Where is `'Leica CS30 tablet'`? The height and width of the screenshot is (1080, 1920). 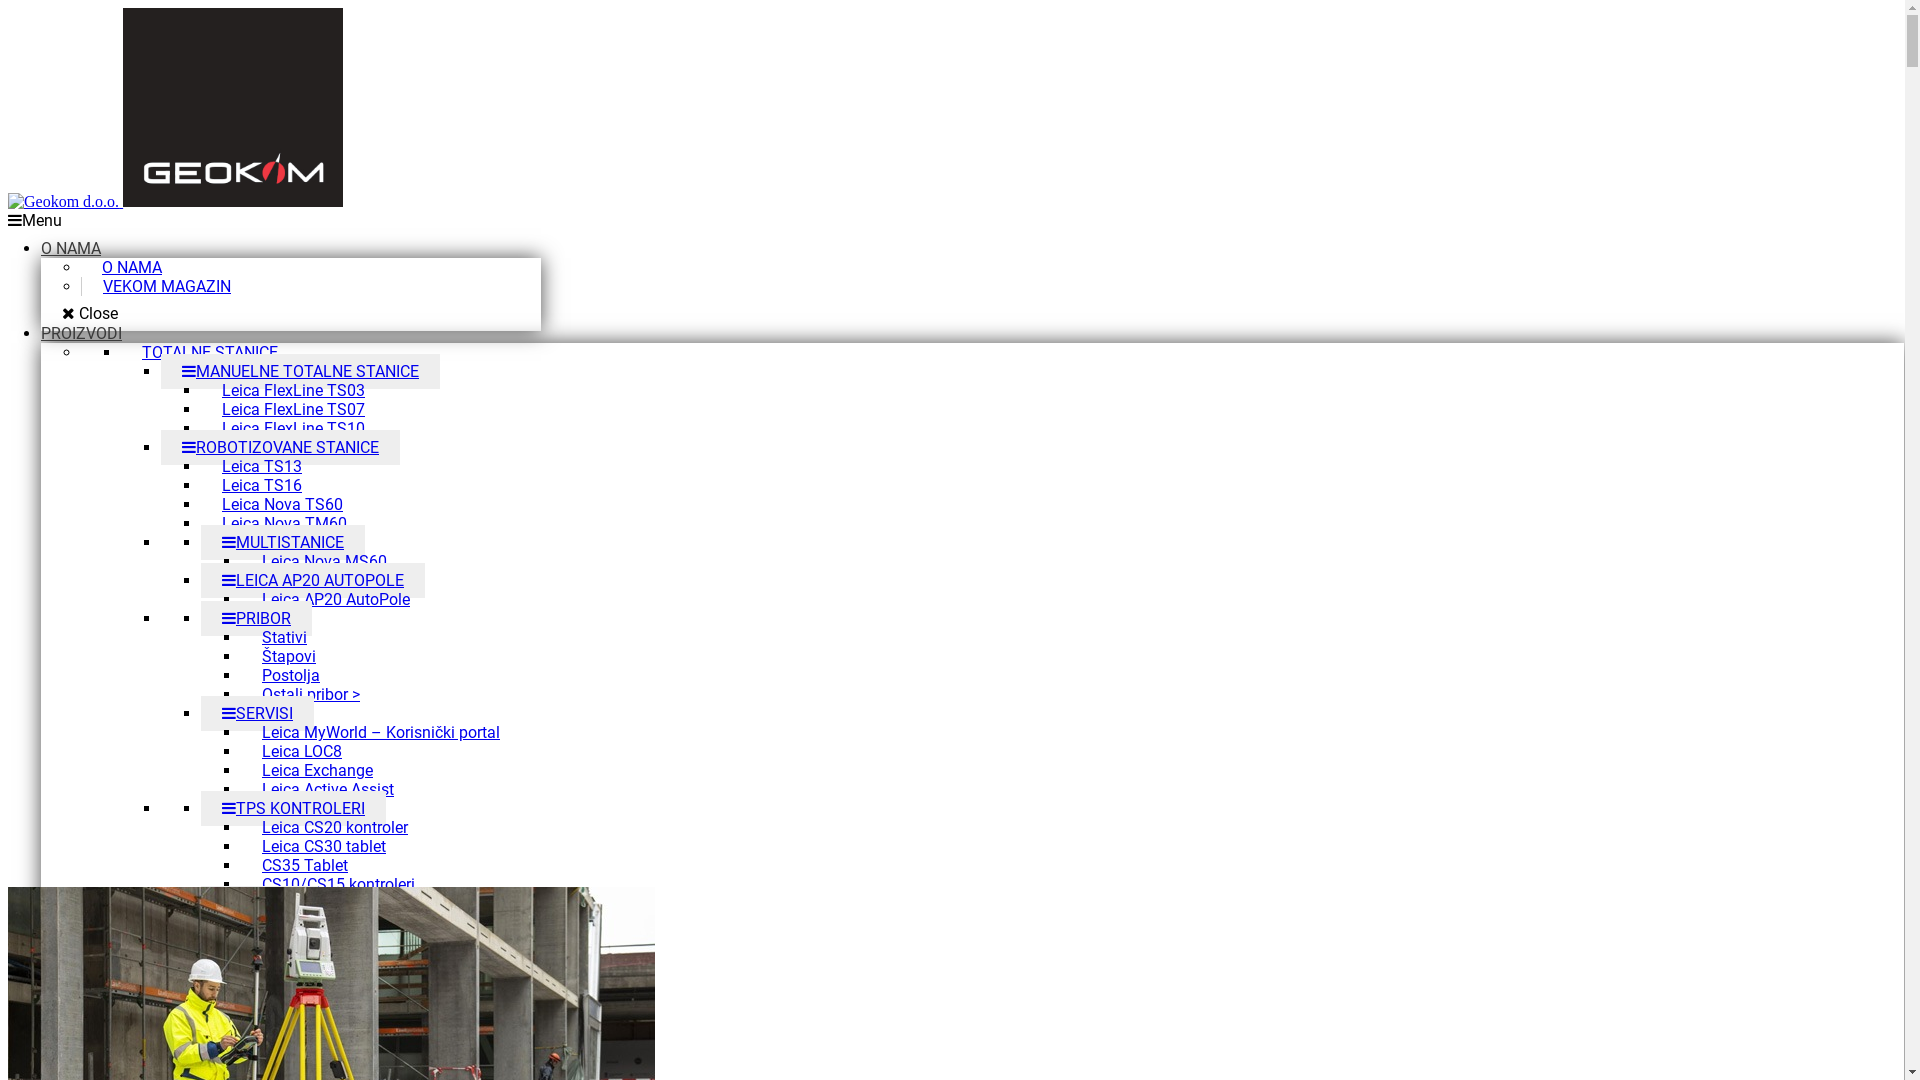
'Leica CS30 tablet' is located at coordinates (324, 846).